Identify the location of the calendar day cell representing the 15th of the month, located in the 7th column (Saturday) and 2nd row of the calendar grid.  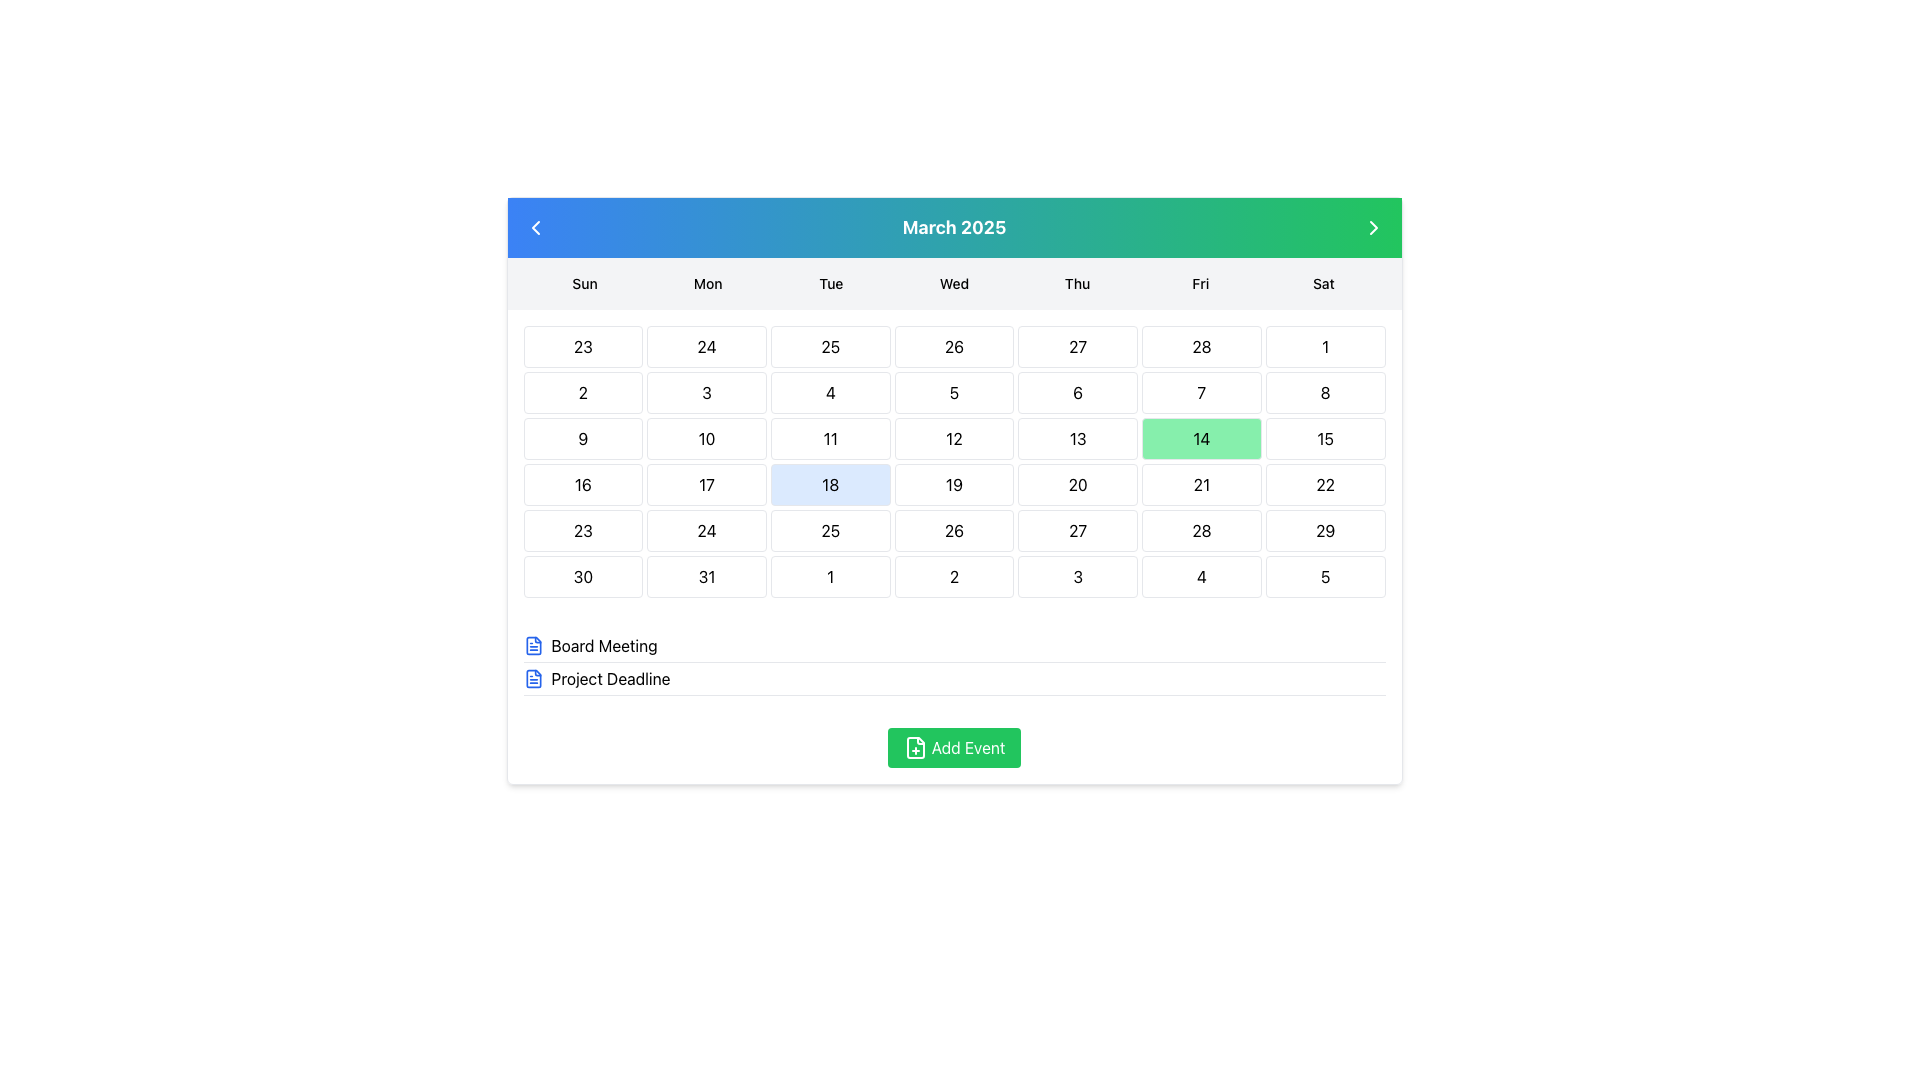
(1325, 438).